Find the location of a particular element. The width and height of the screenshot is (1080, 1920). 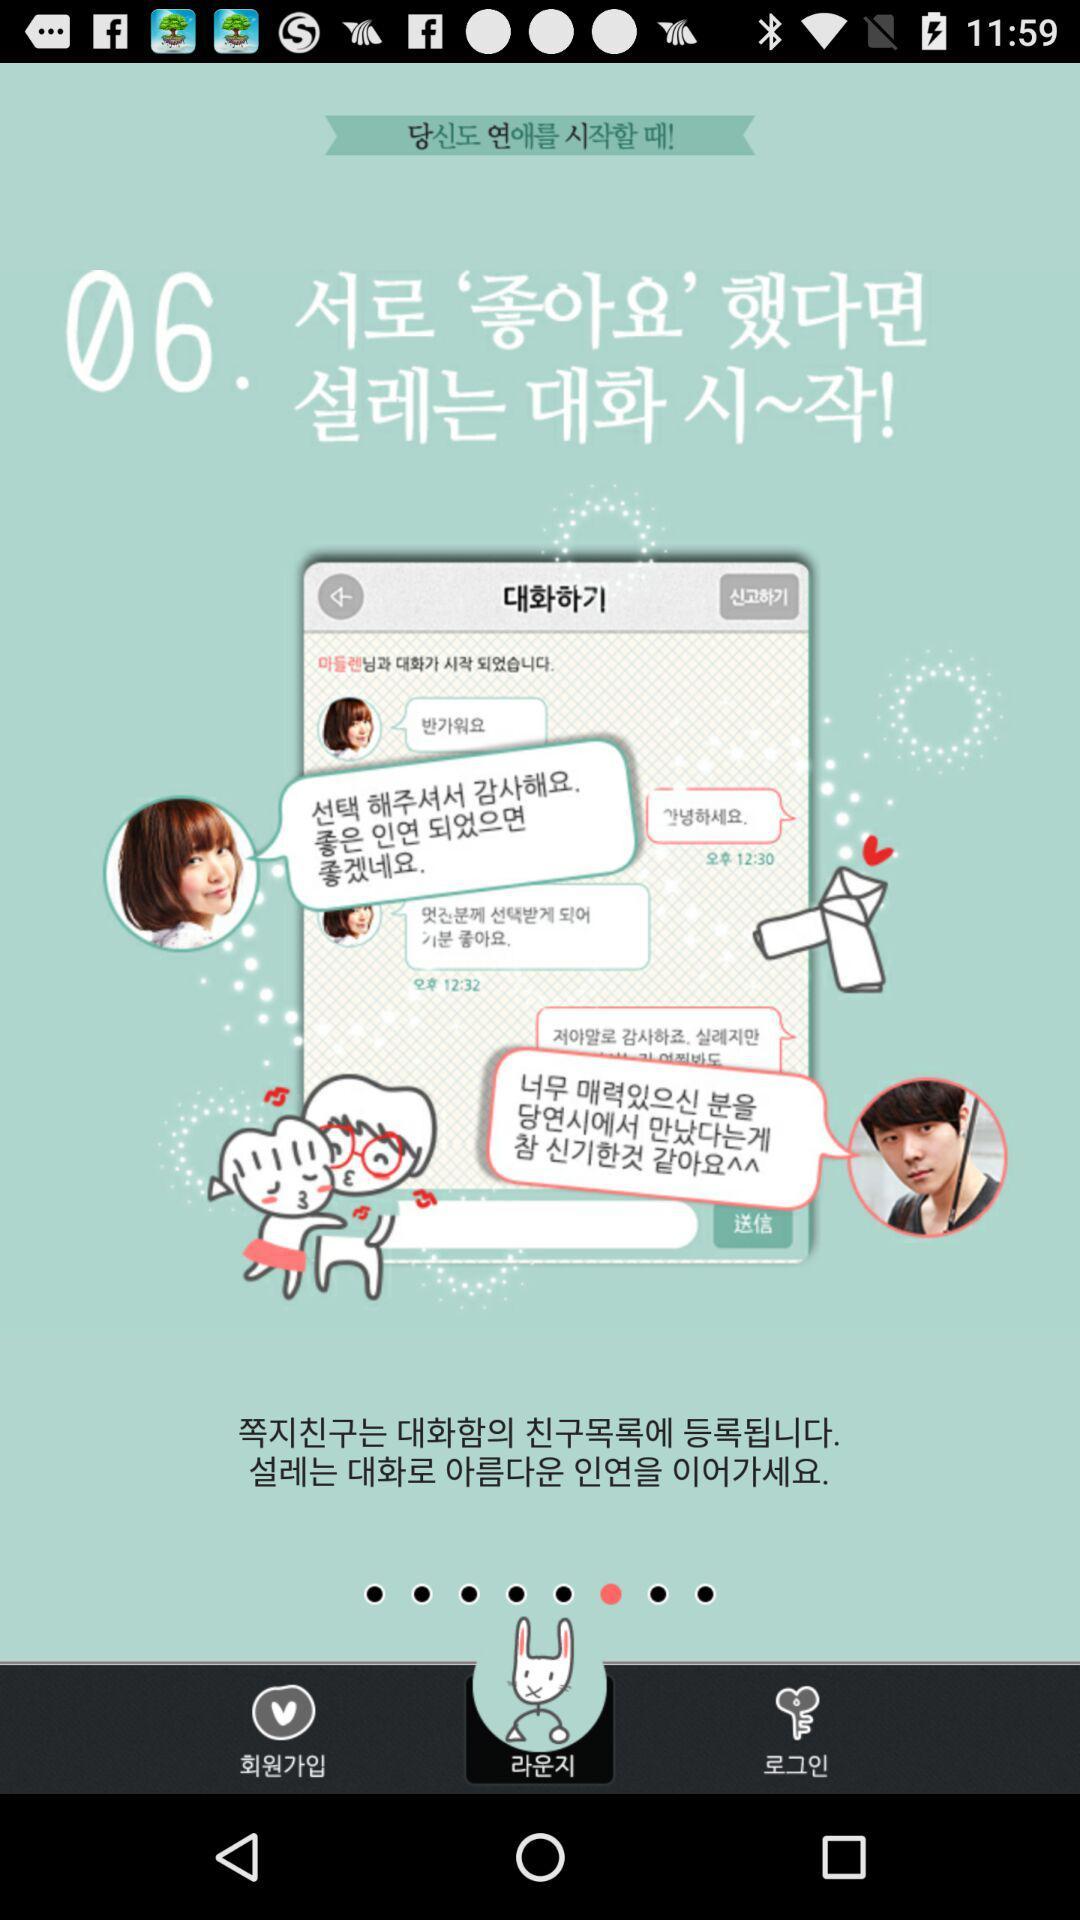

page 2 is located at coordinates (420, 1593).